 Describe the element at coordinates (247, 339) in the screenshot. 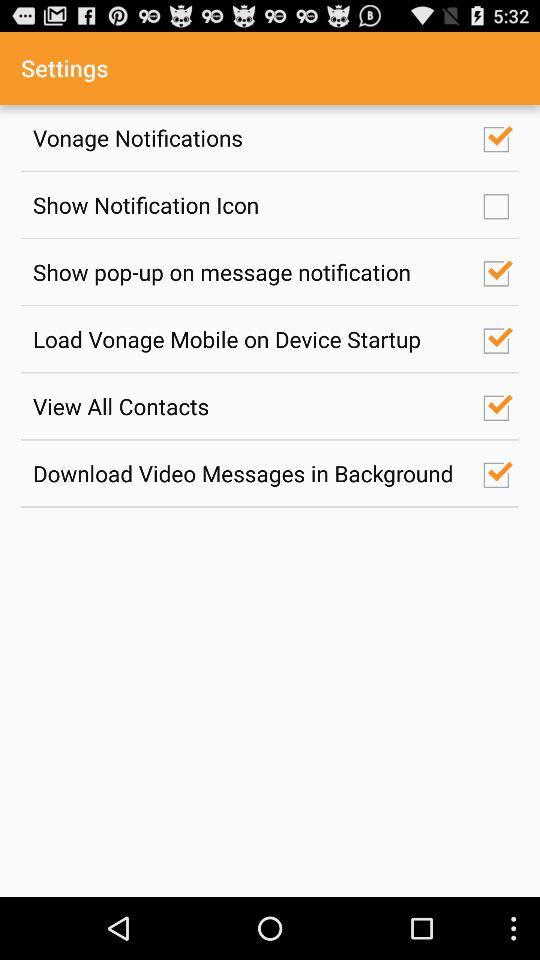

I see `the item above the view all contacts` at that location.